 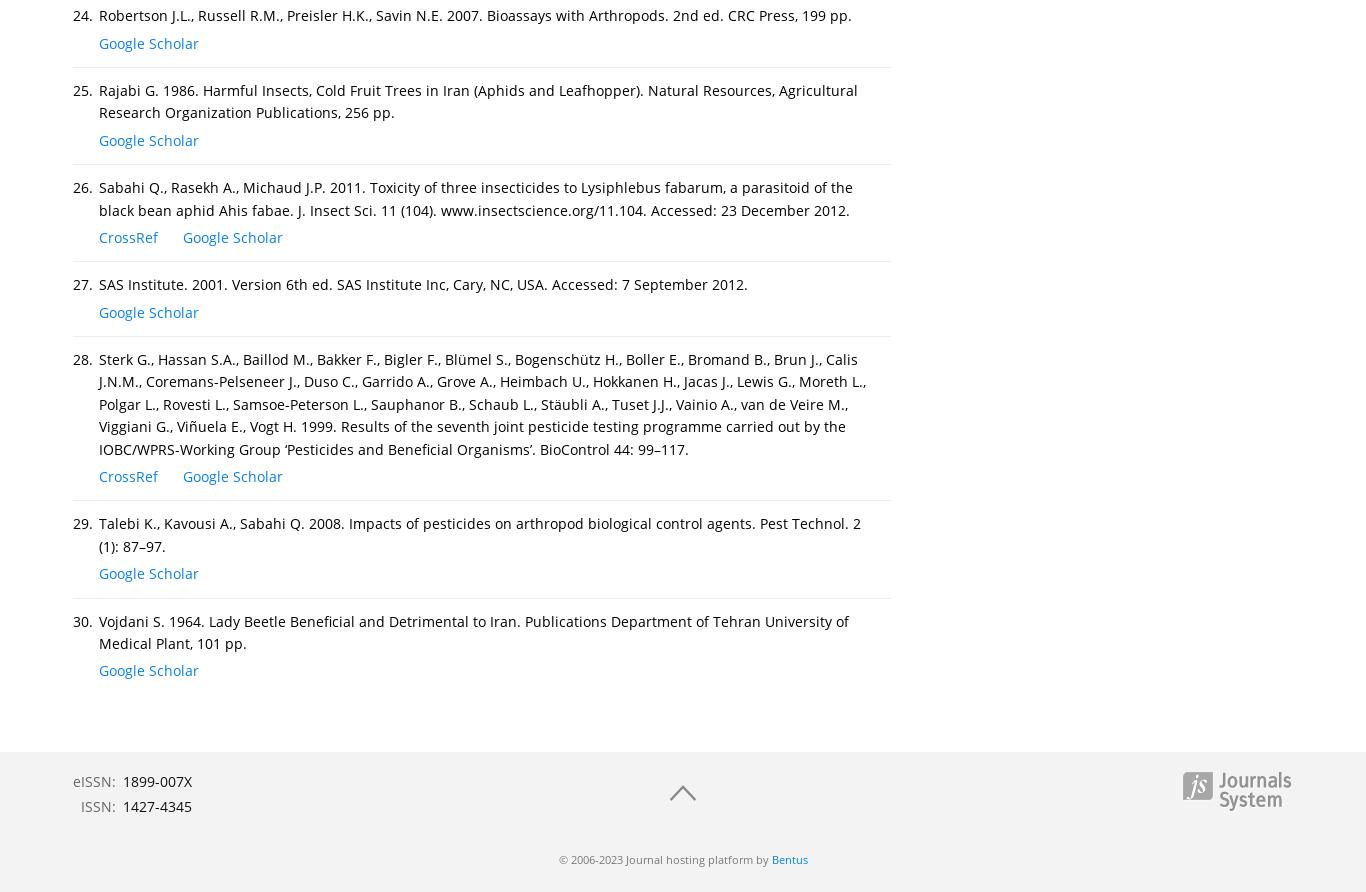 I want to click on 'Talebi K., Kavousi A., Sabahi Q. 2008. Impacts of pesticides on arthropod biological control agents. Pest Technol. 2 (1): 87–97.', so click(x=99, y=534).